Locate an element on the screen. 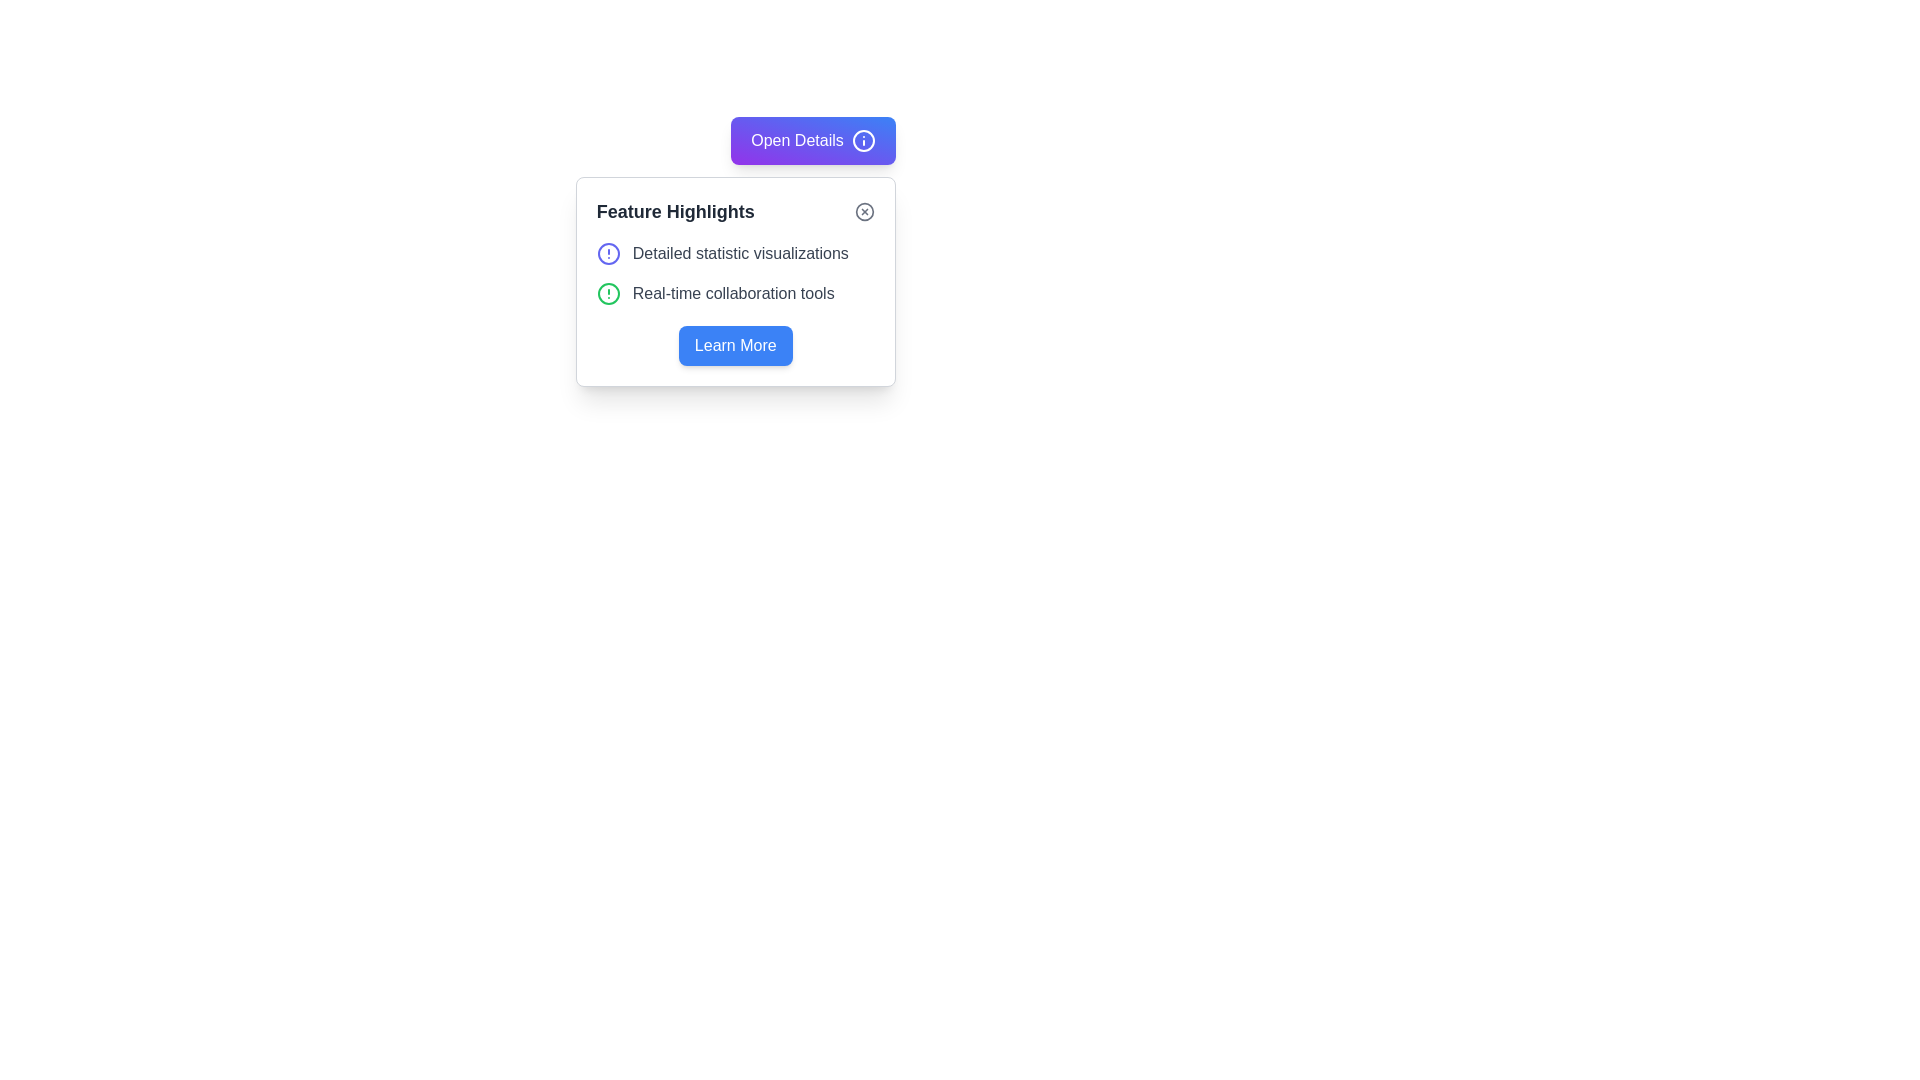 This screenshot has width=1920, height=1080. the 'Learn More' button with a blue background and white text, located in the lower portion of the 'Feature Highlights' card is located at coordinates (734, 345).